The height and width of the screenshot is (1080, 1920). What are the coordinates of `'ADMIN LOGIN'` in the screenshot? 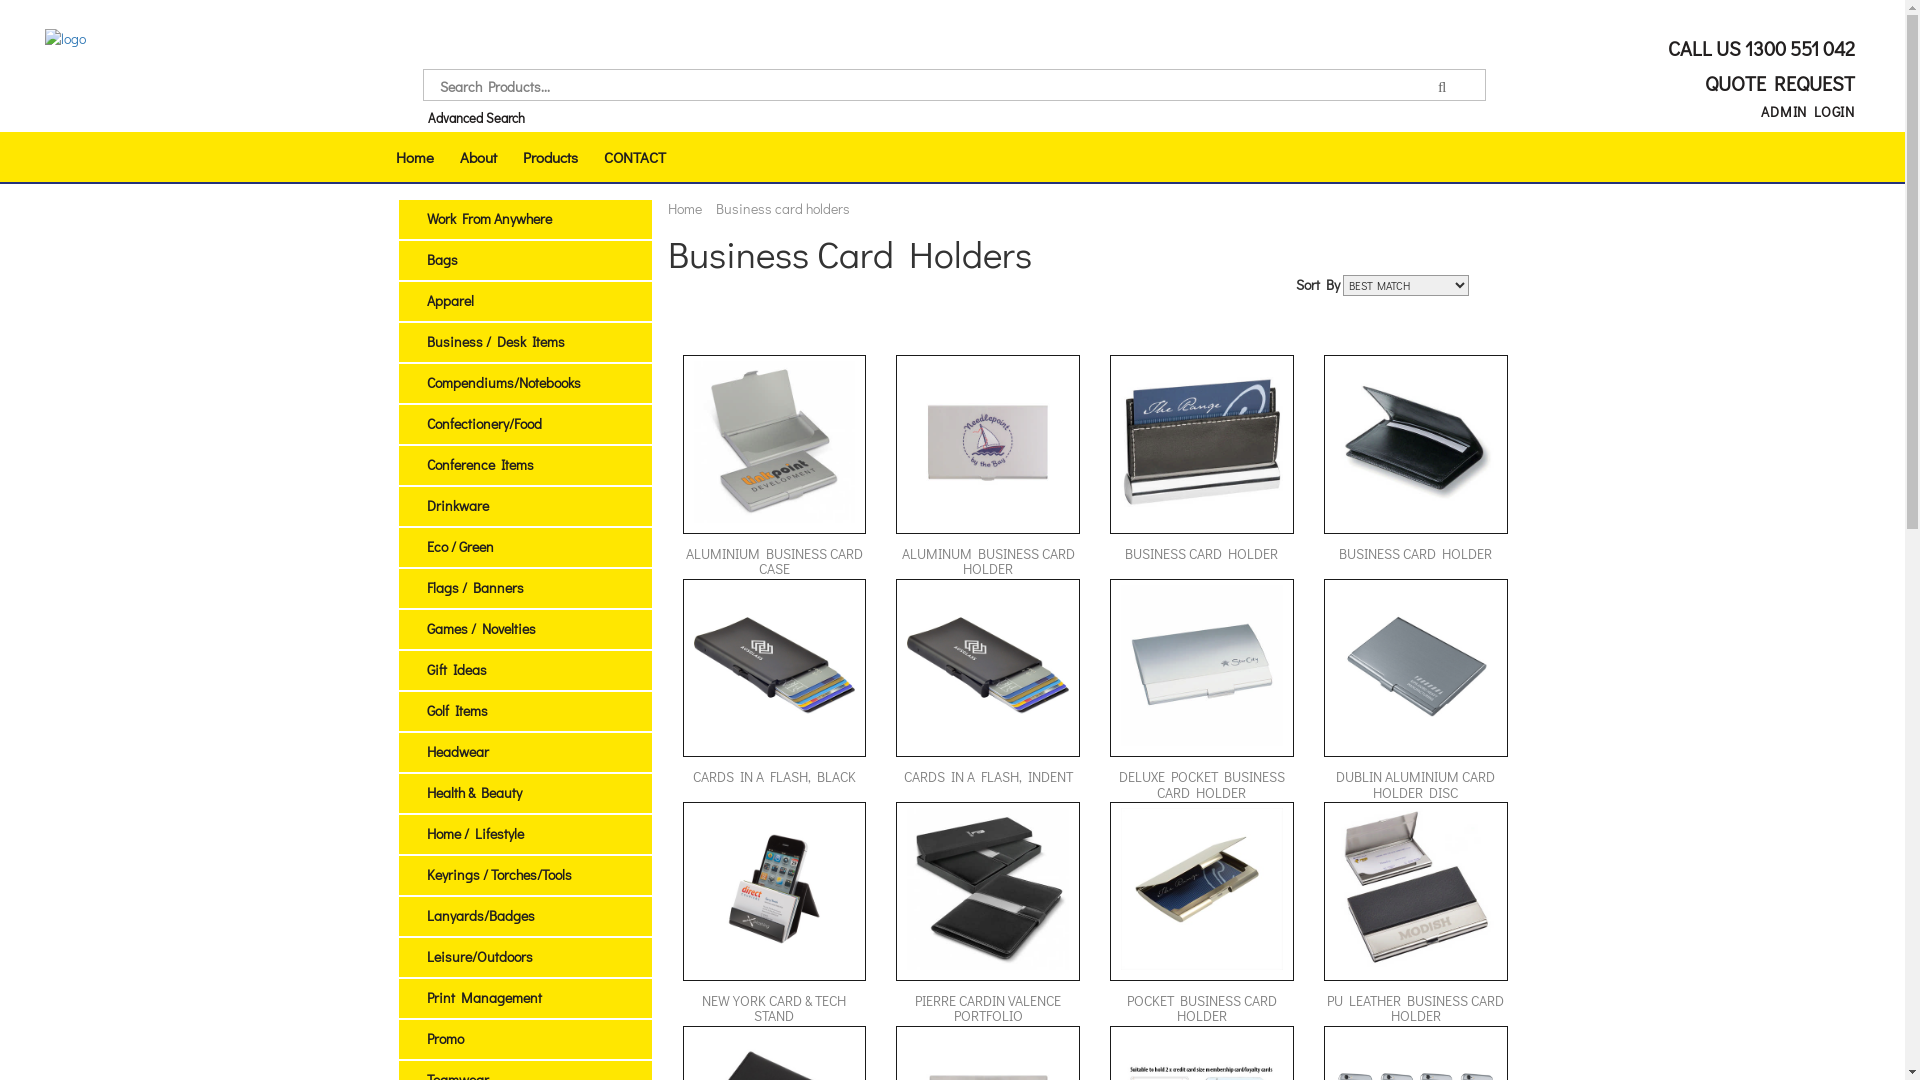 It's located at (1808, 111).